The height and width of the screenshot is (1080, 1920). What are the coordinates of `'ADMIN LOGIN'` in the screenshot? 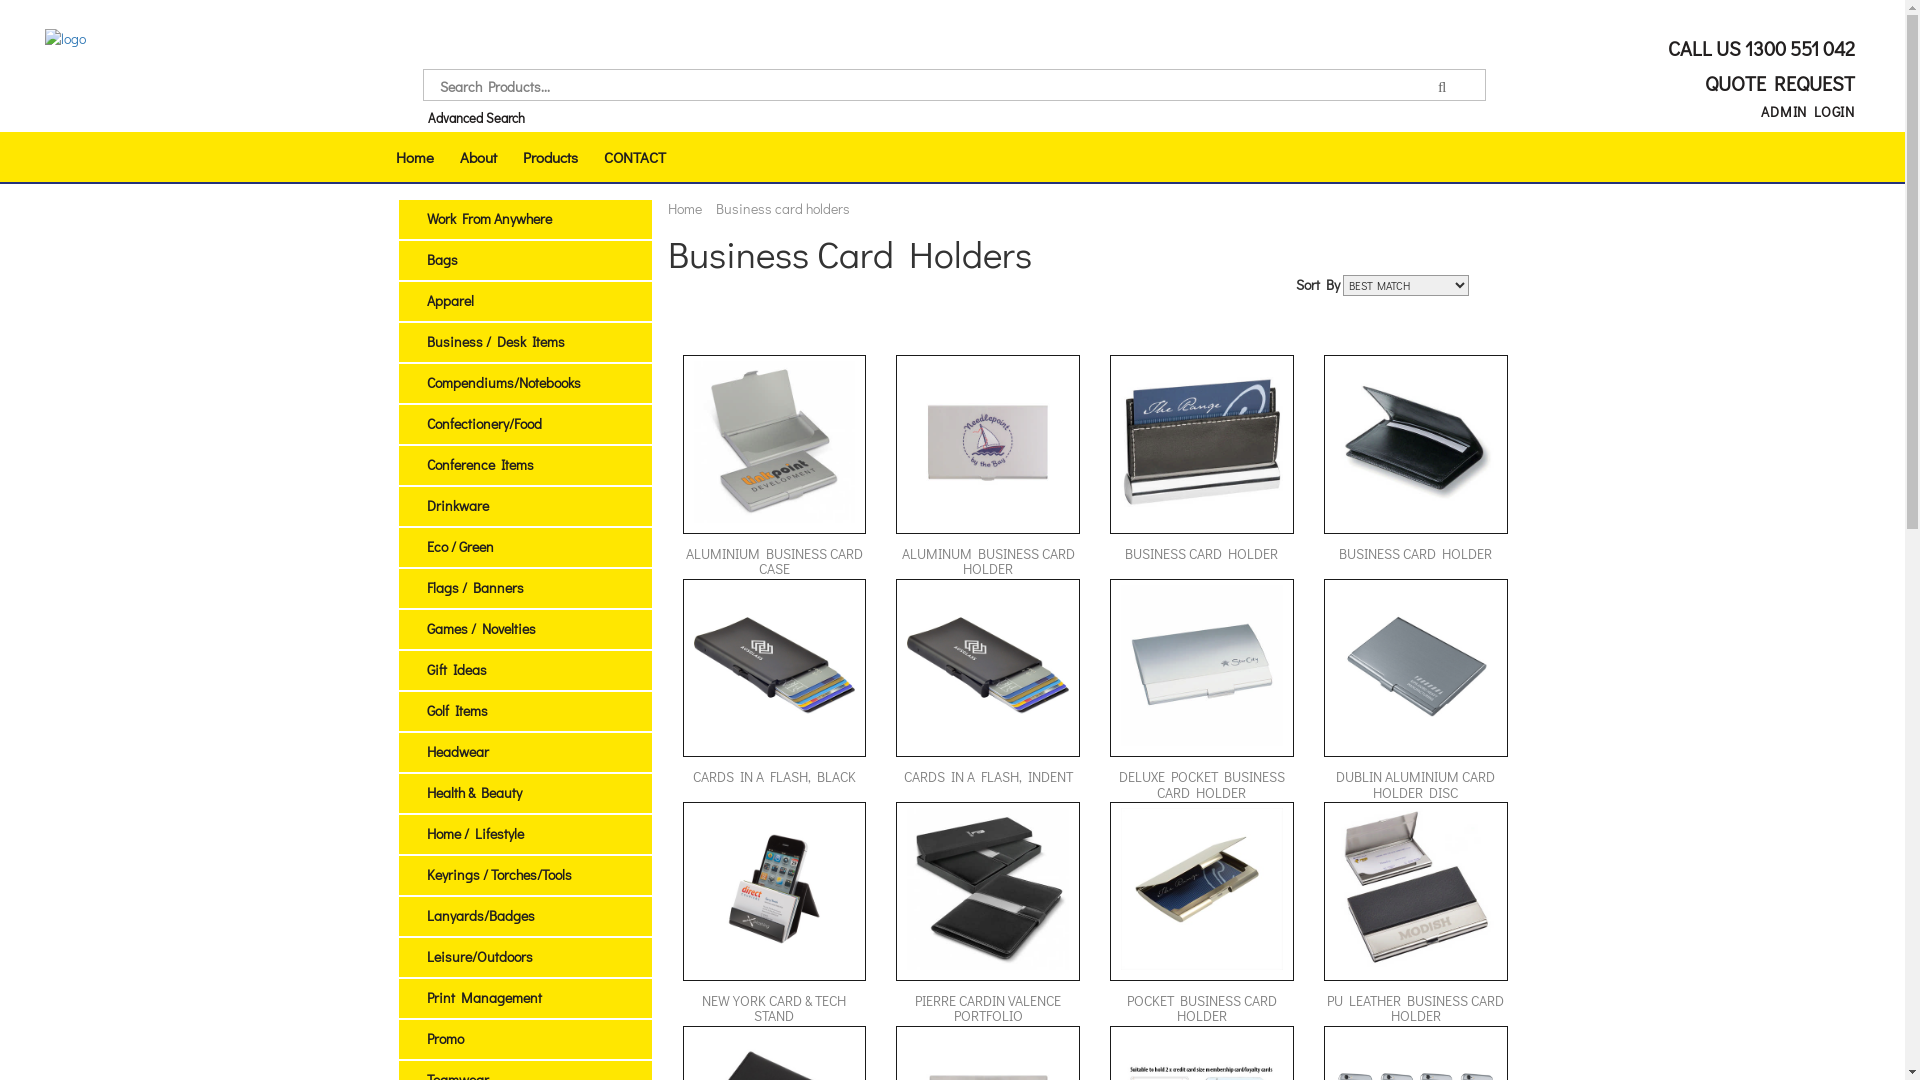 It's located at (1808, 111).